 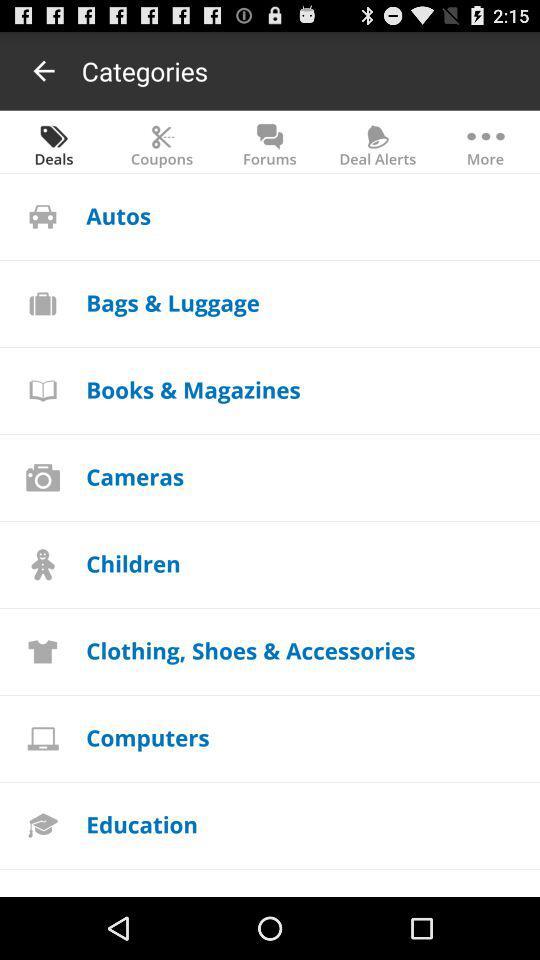 I want to click on the item at the bottom, so click(x=250, y=649).